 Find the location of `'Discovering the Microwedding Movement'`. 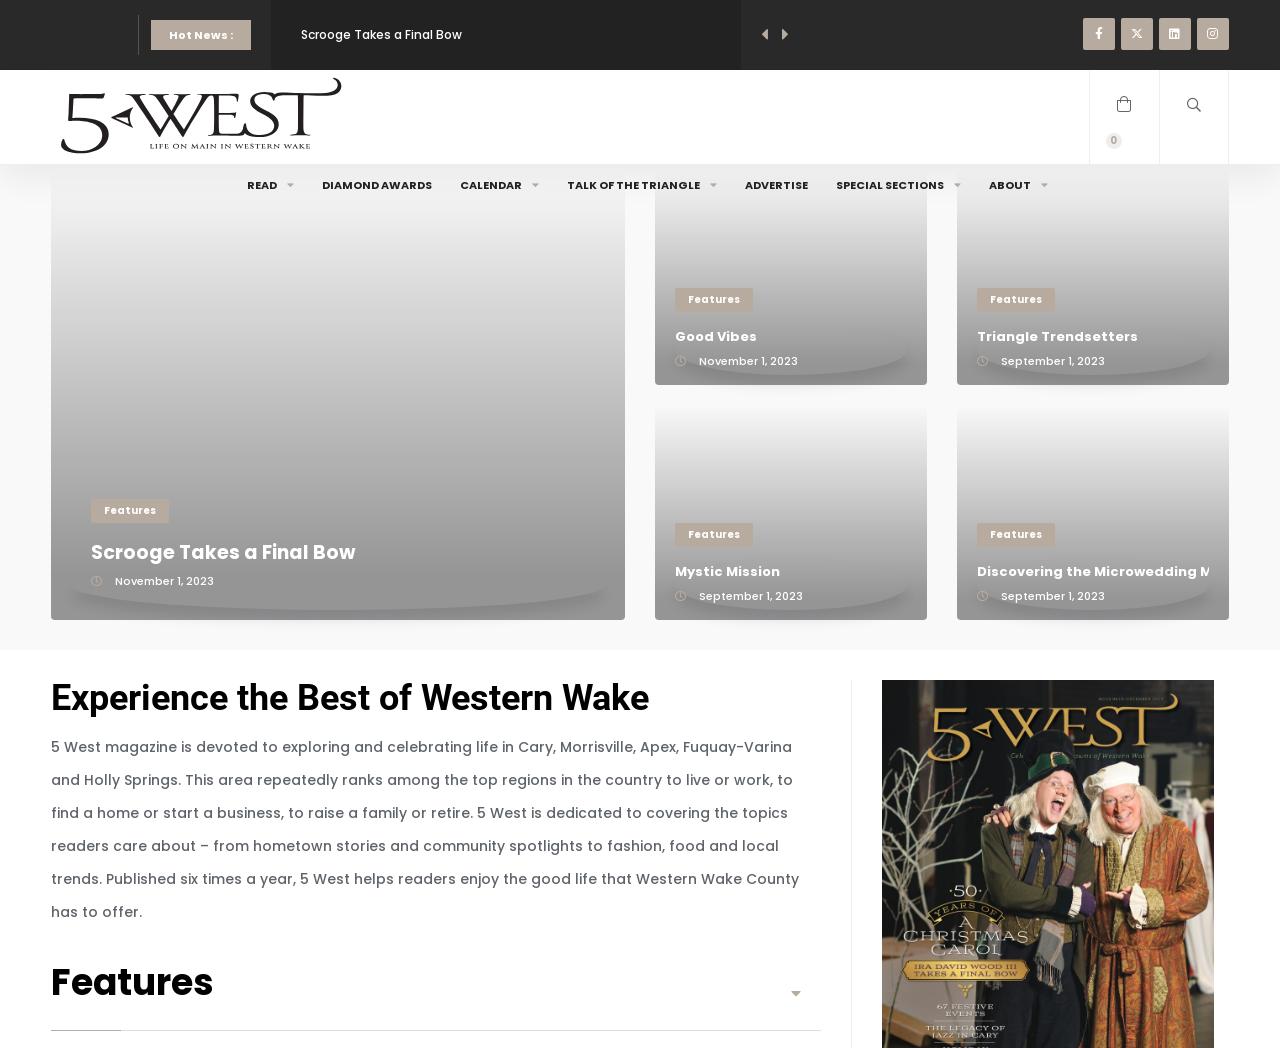

'Discovering the Microwedding Movement' is located at coordinates (976, 571).